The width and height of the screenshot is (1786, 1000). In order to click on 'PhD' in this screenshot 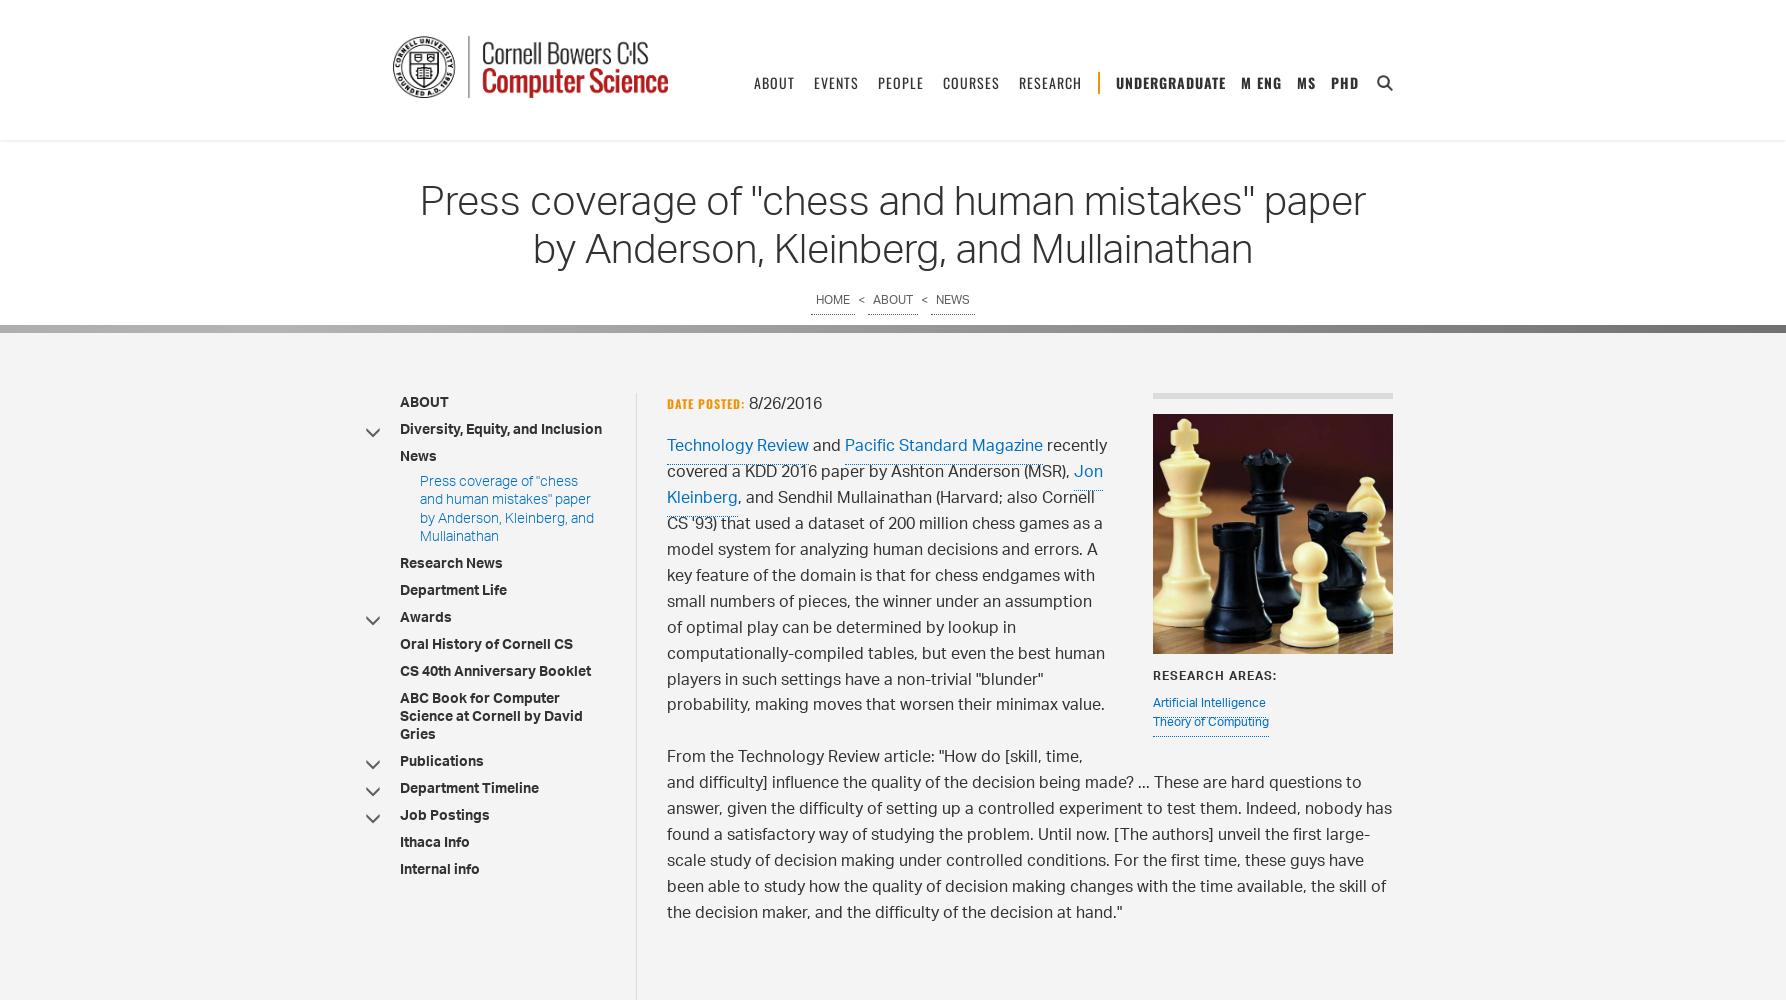, I will do `click(1344, 81)`.